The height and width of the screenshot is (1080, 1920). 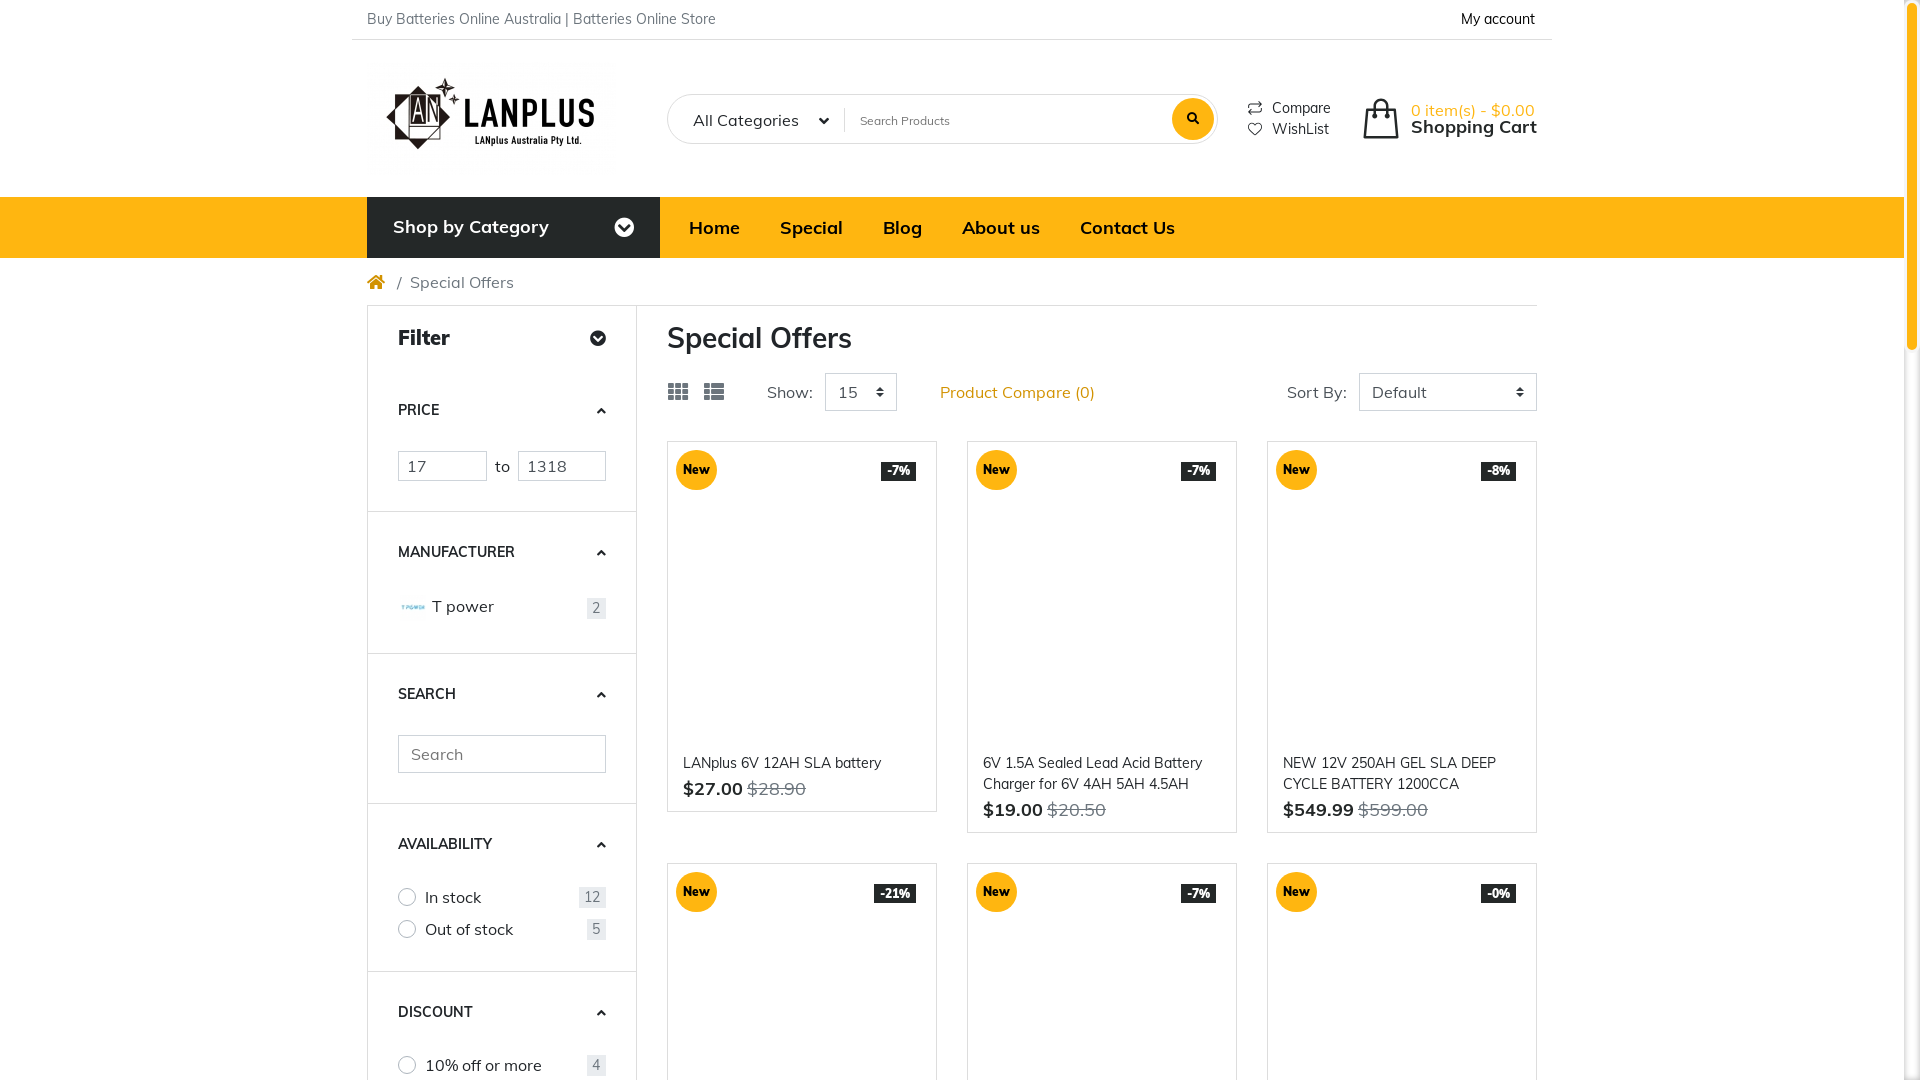 I want to click on 'Quick view', so click(x=1423, y=844).